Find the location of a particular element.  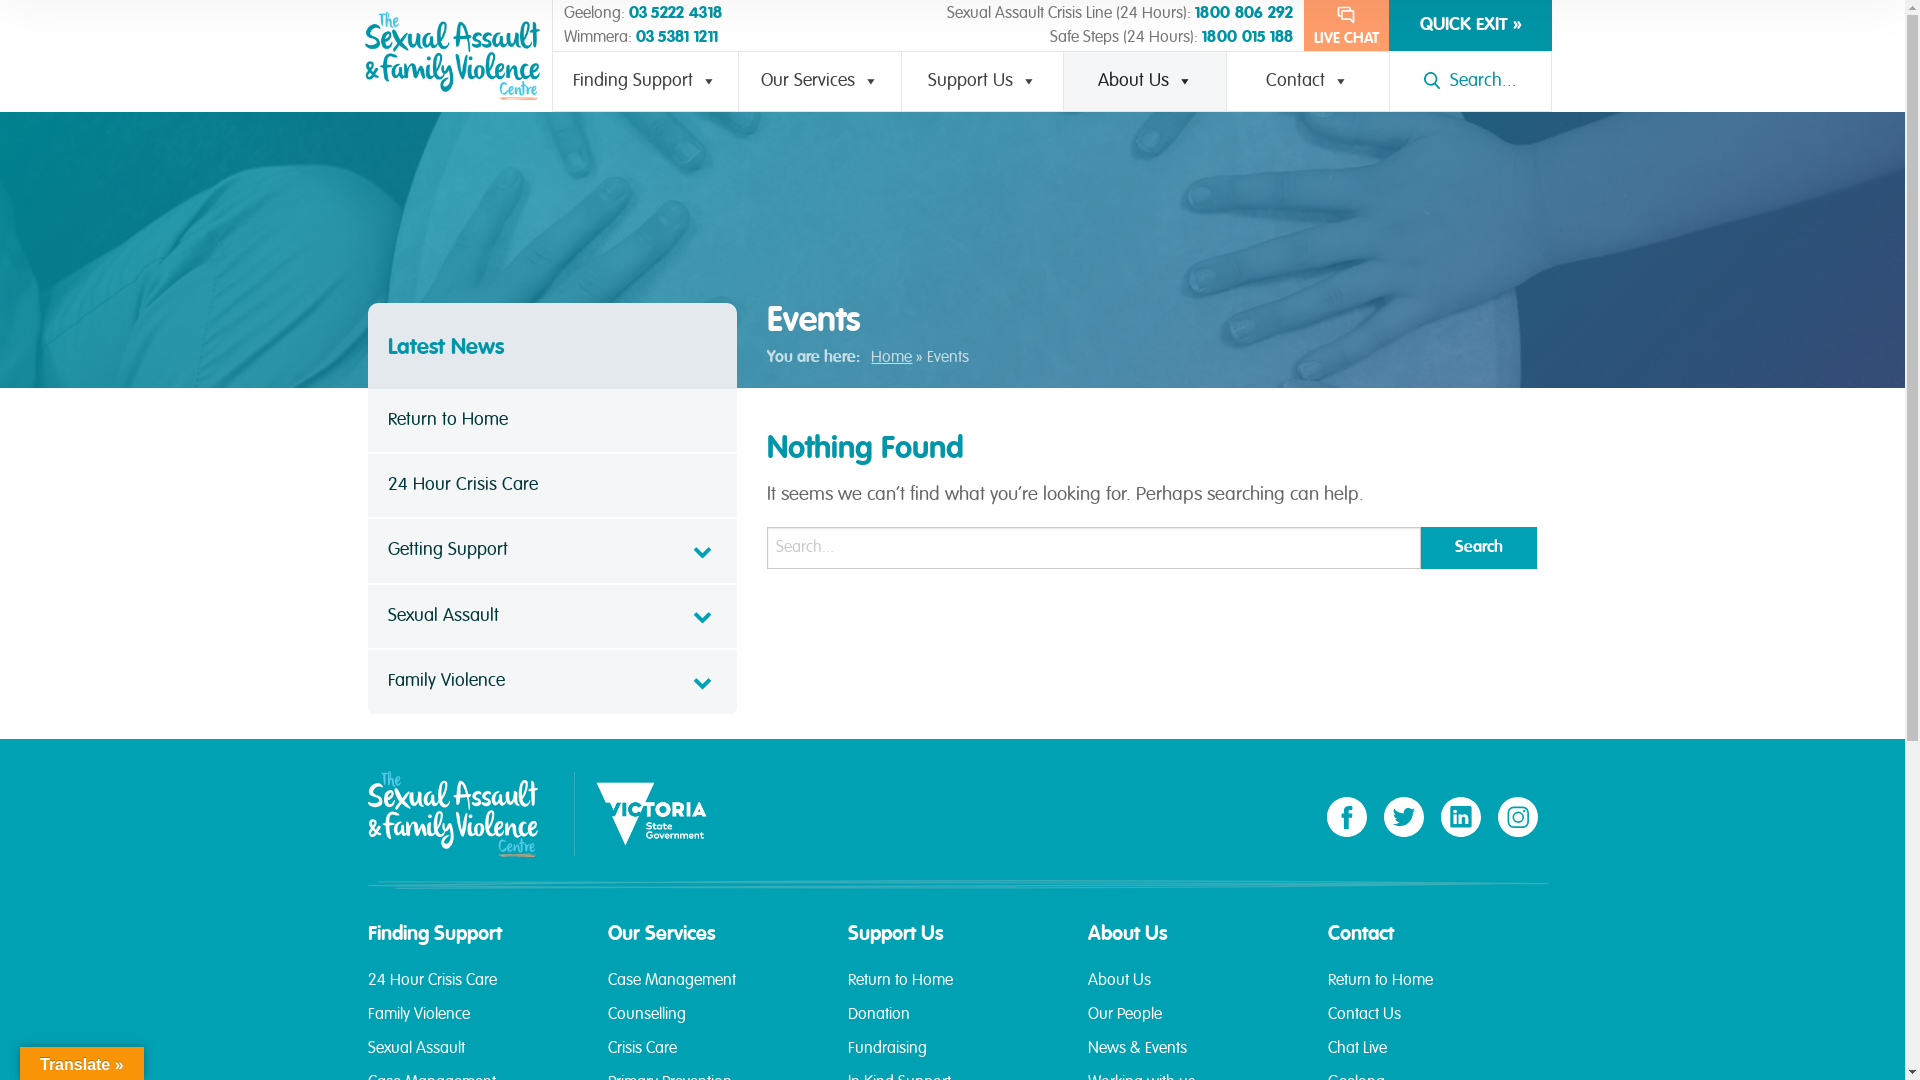

'Getting Support' is located at coordinates (552, 551).